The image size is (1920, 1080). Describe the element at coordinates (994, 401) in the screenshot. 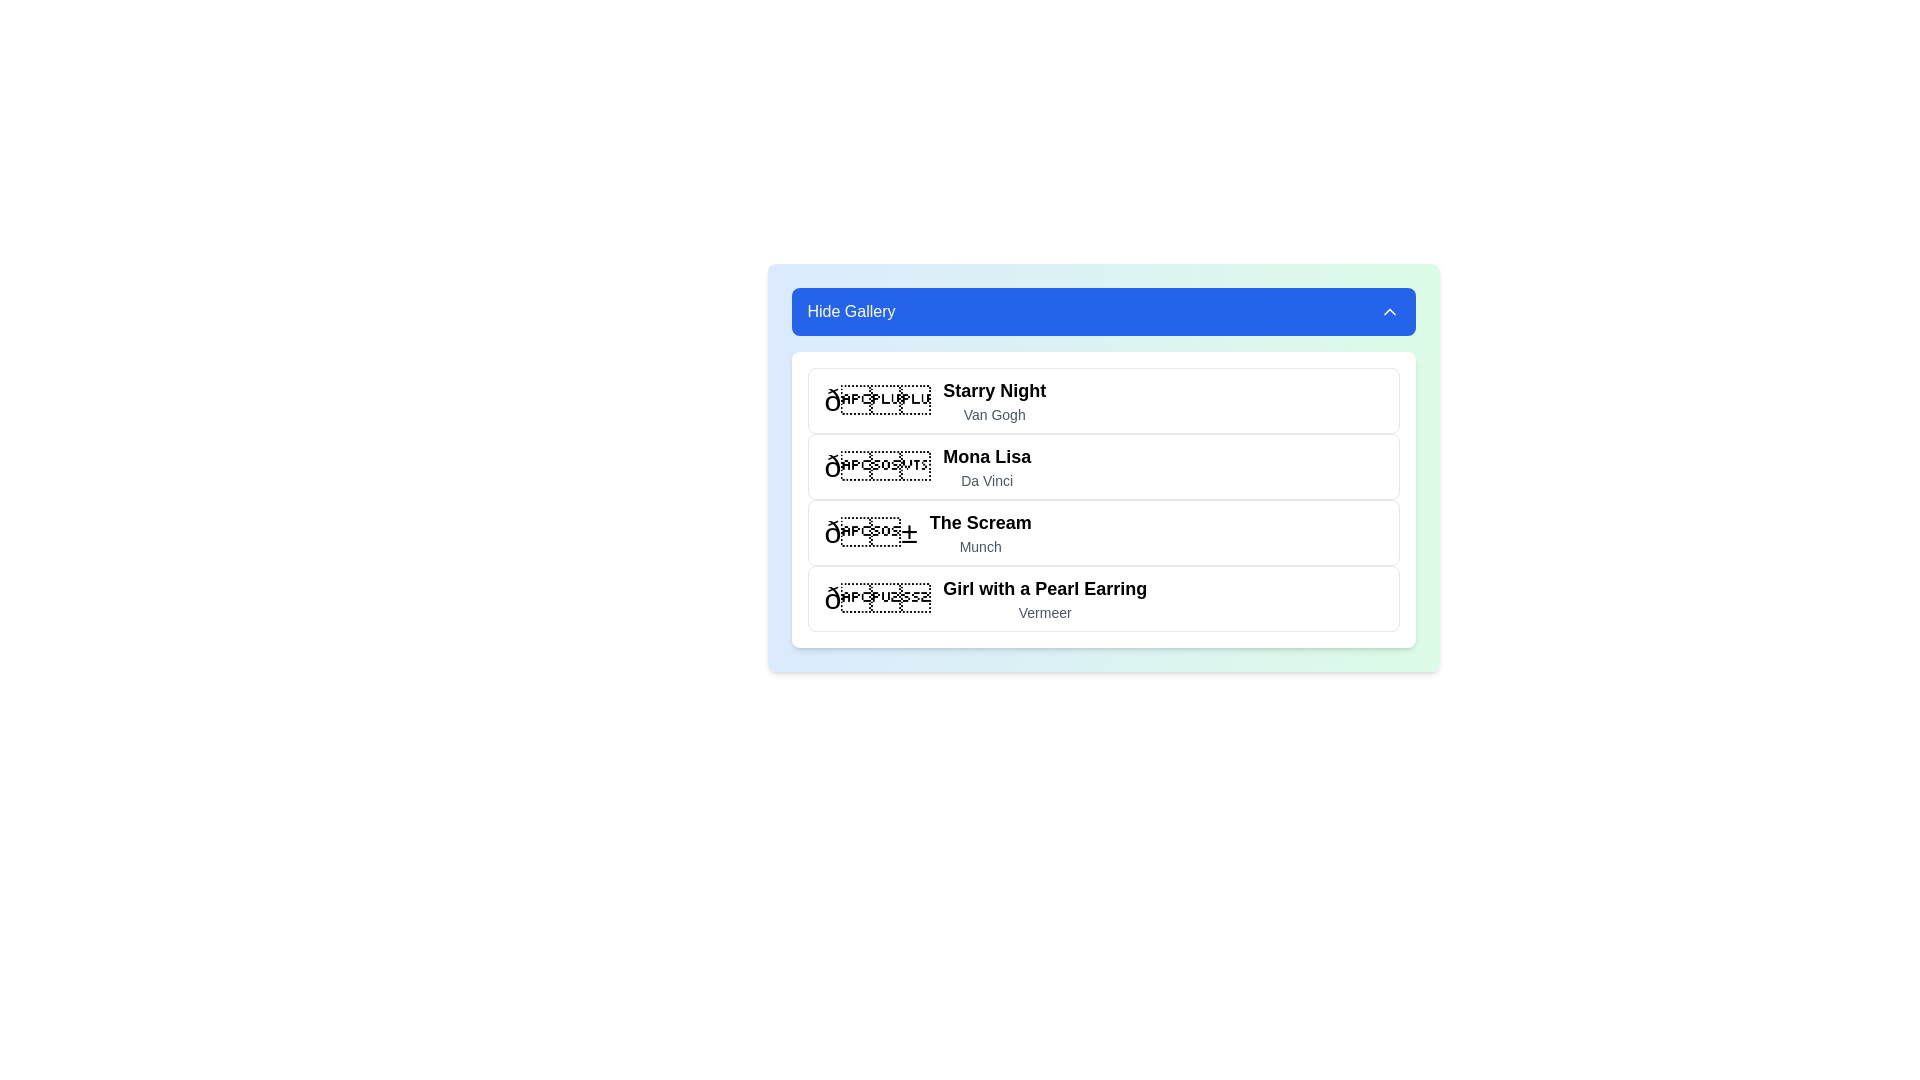

I see `the text block displaying 'Starry Night' by Van Gogh` at that location.